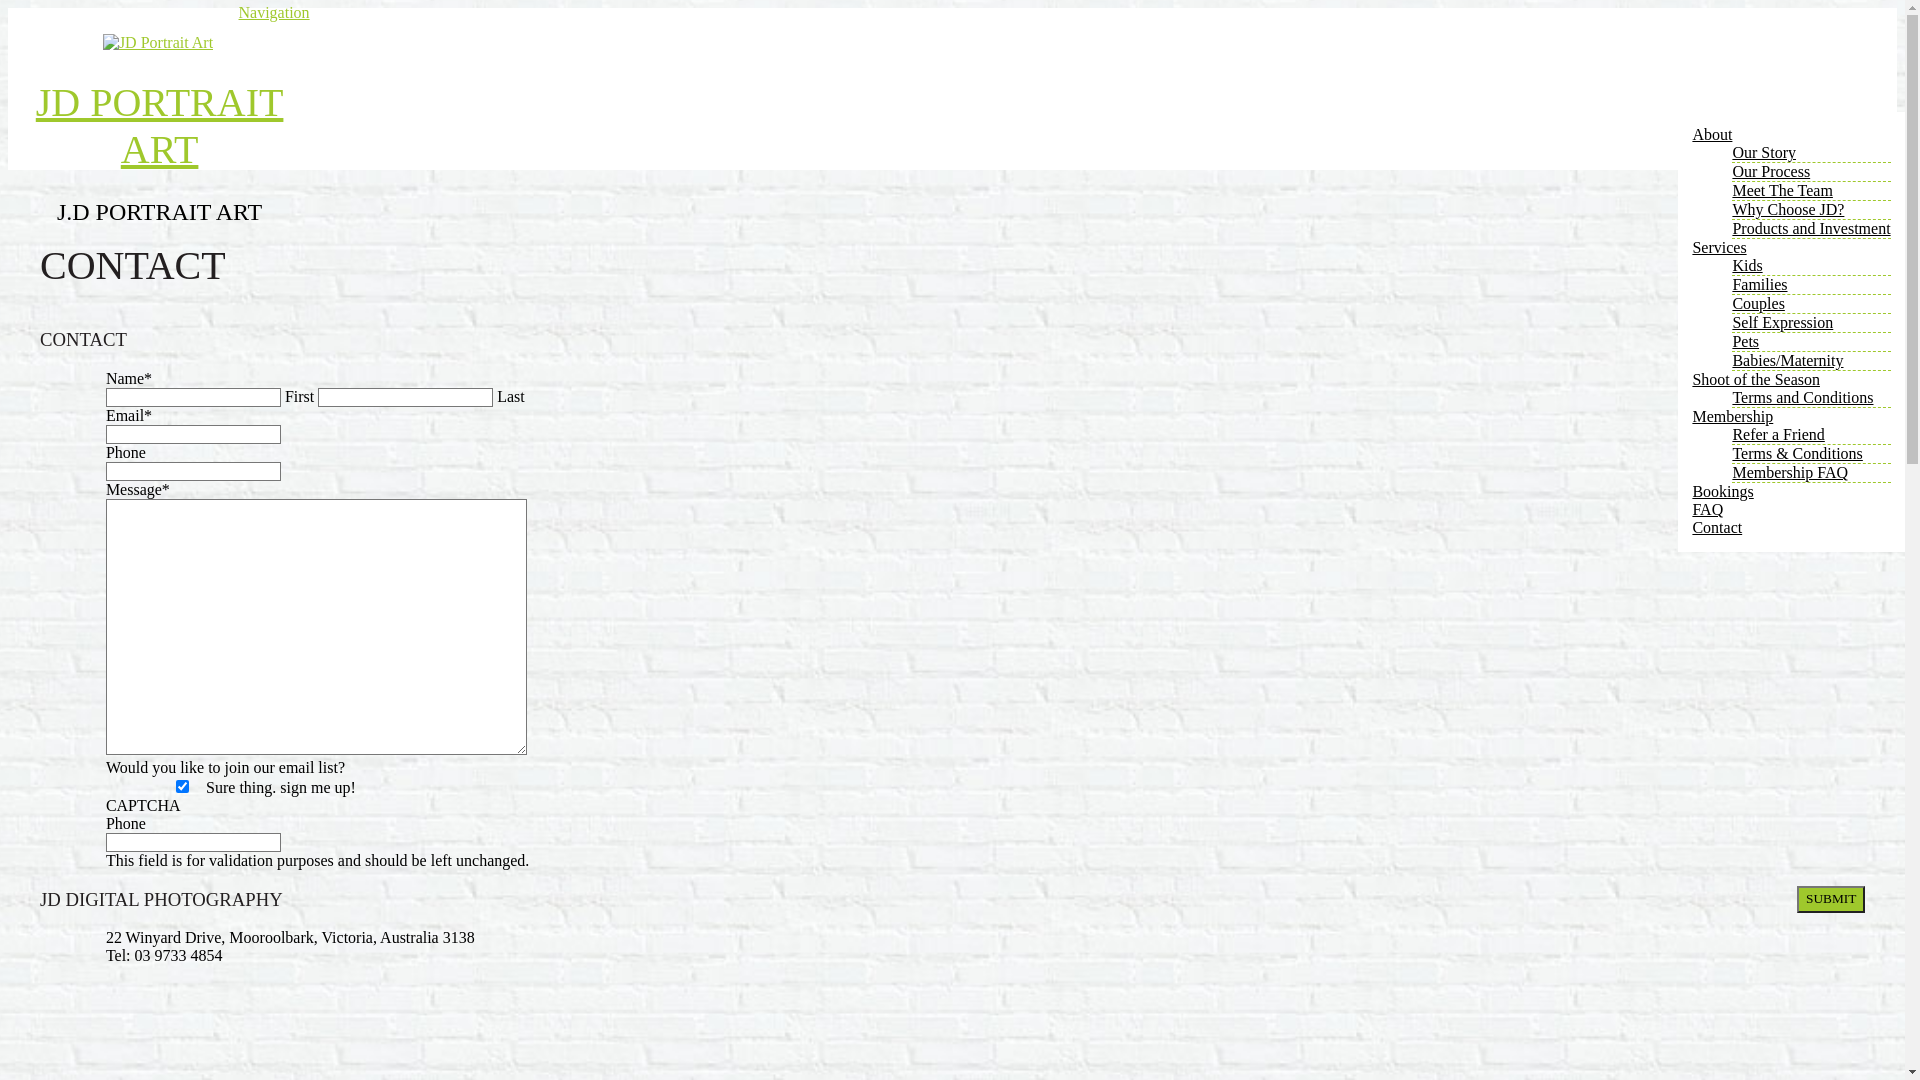  What do you see at coordinates (1830, 898) in the screenshot?
I see `'Submit'` at bounding box center [1830, 898].